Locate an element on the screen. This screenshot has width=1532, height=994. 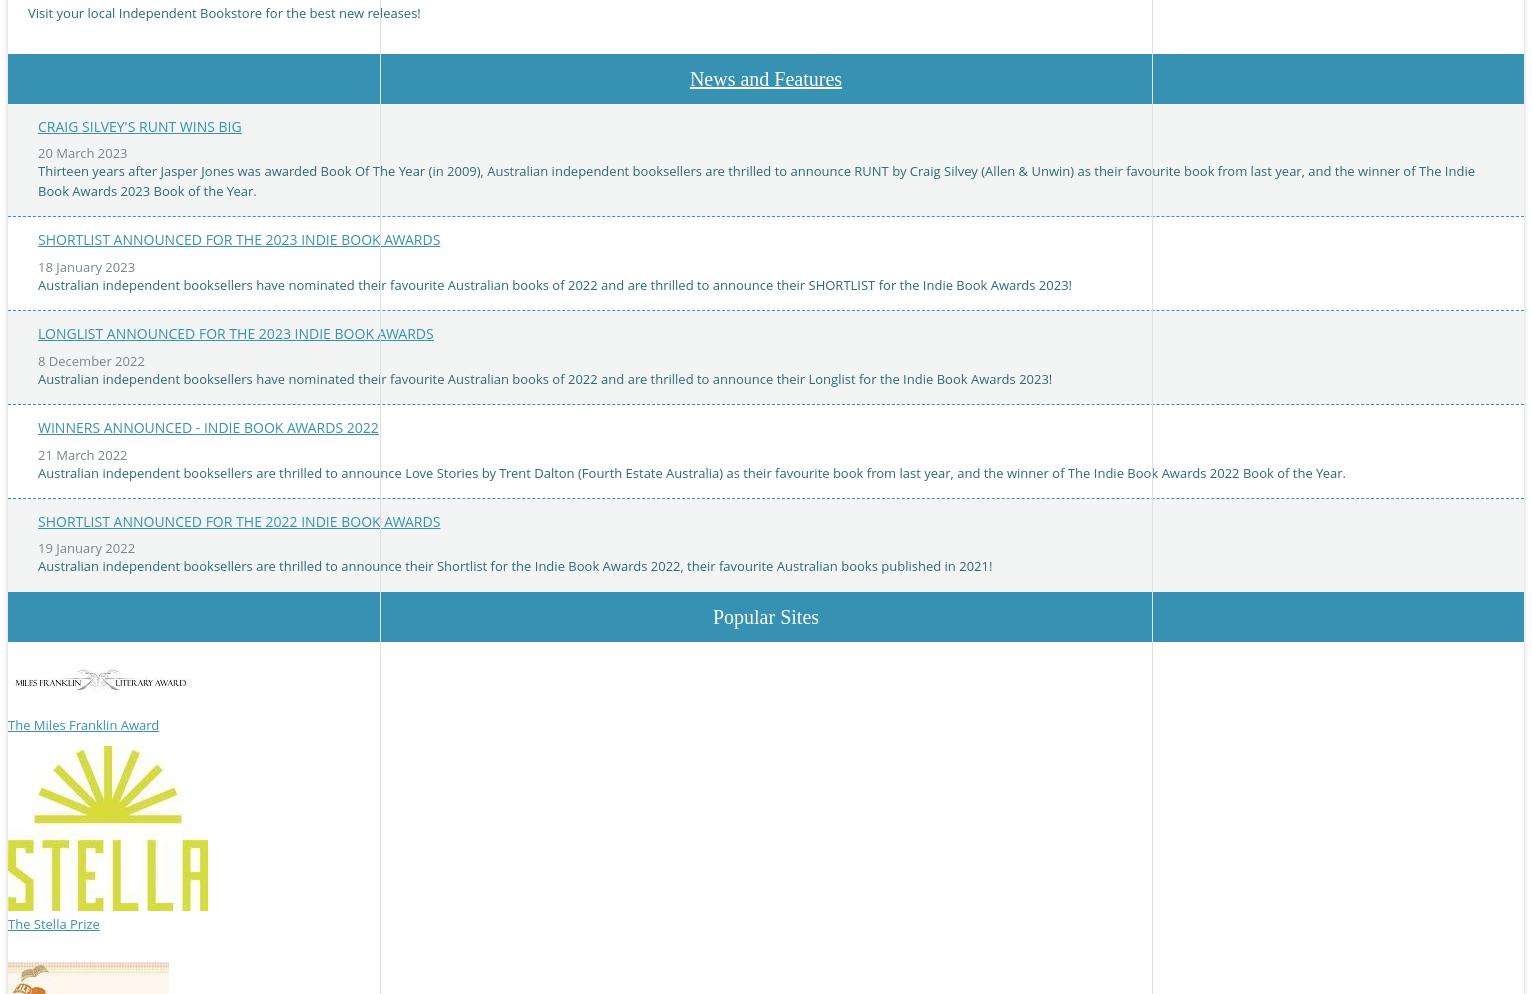
'The Miles Franklin Award' is located at coordinates (83, 725).